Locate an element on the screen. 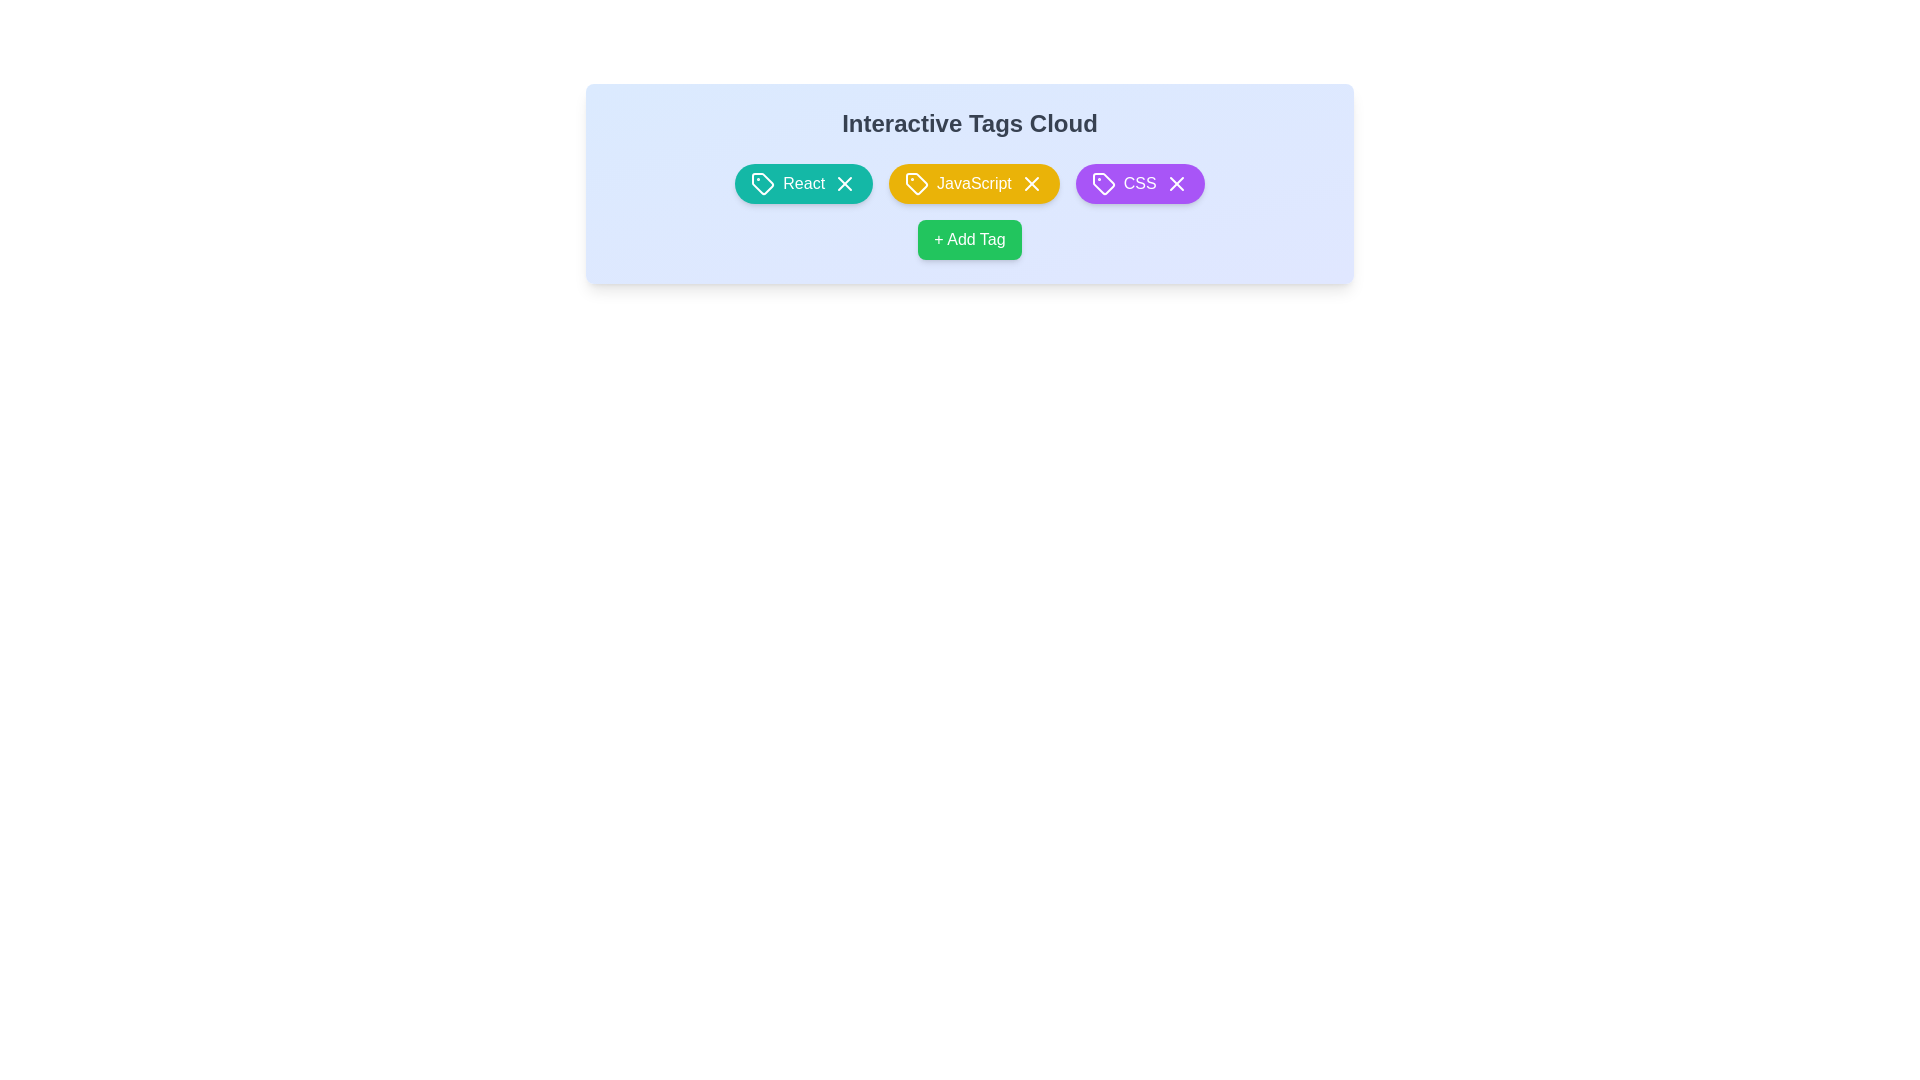 Image resolution: width=1920 pixels, height=1080 pixels. the tag with label JavaScript to inspect its color and label is located at coordinates (974, 184).